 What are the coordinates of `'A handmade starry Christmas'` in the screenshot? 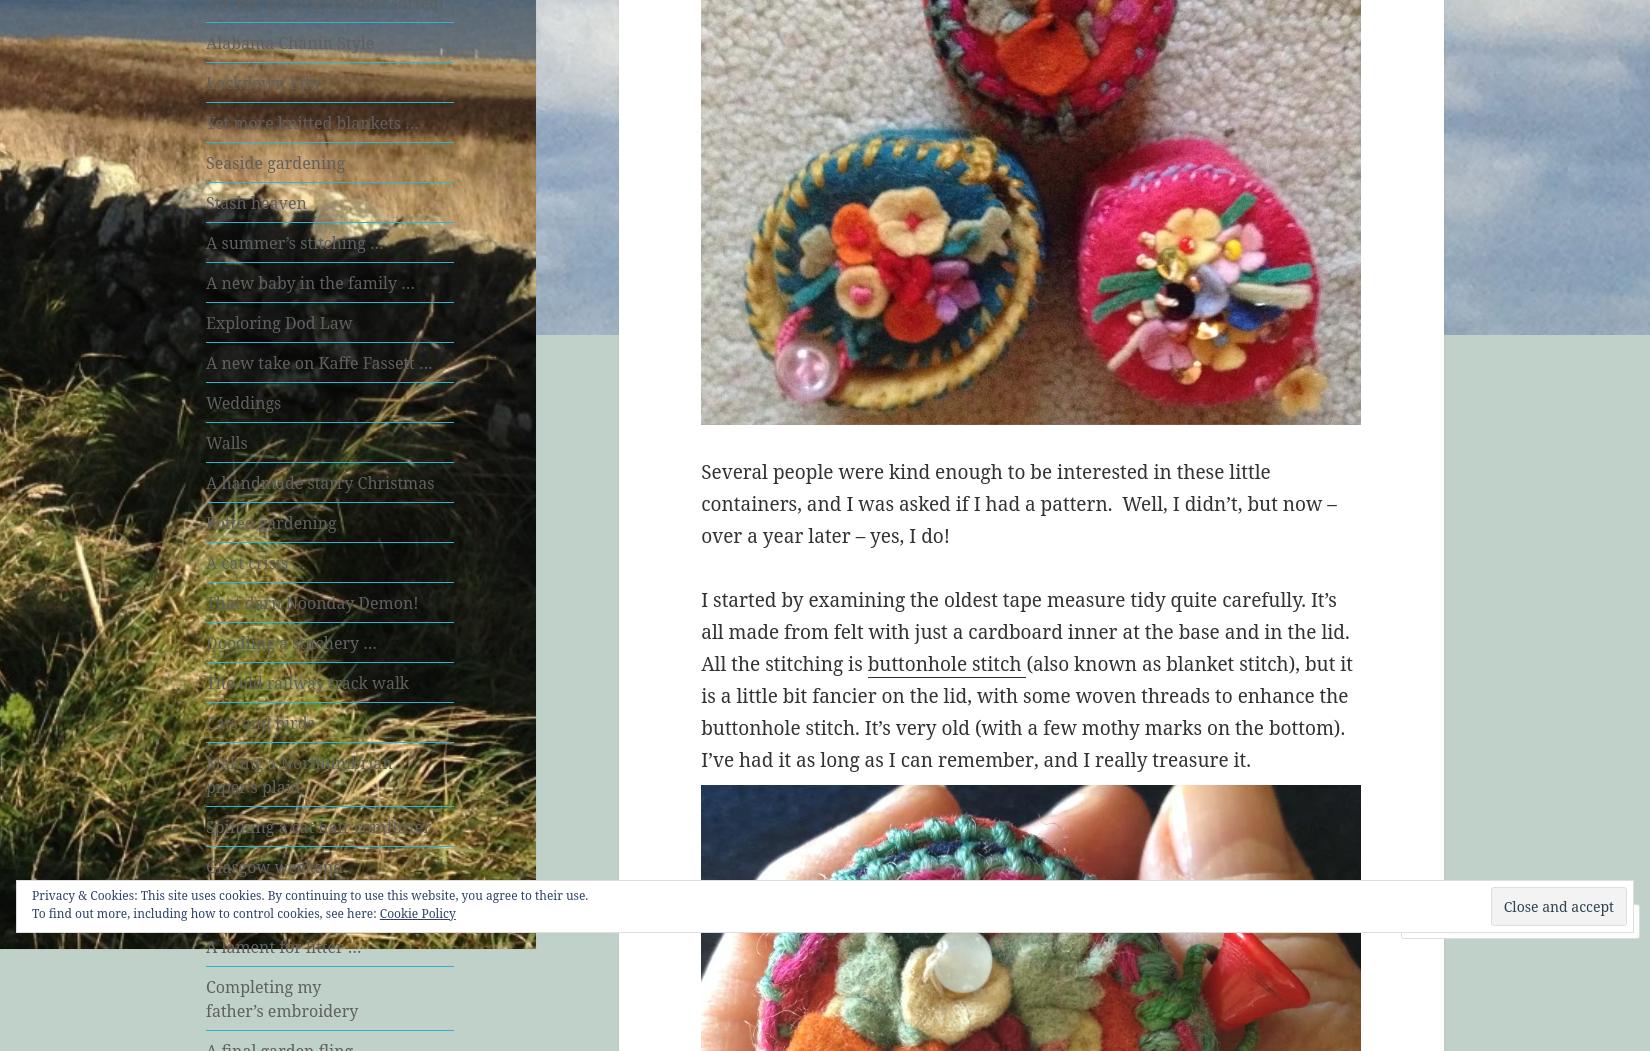 It's located at (319, 480).